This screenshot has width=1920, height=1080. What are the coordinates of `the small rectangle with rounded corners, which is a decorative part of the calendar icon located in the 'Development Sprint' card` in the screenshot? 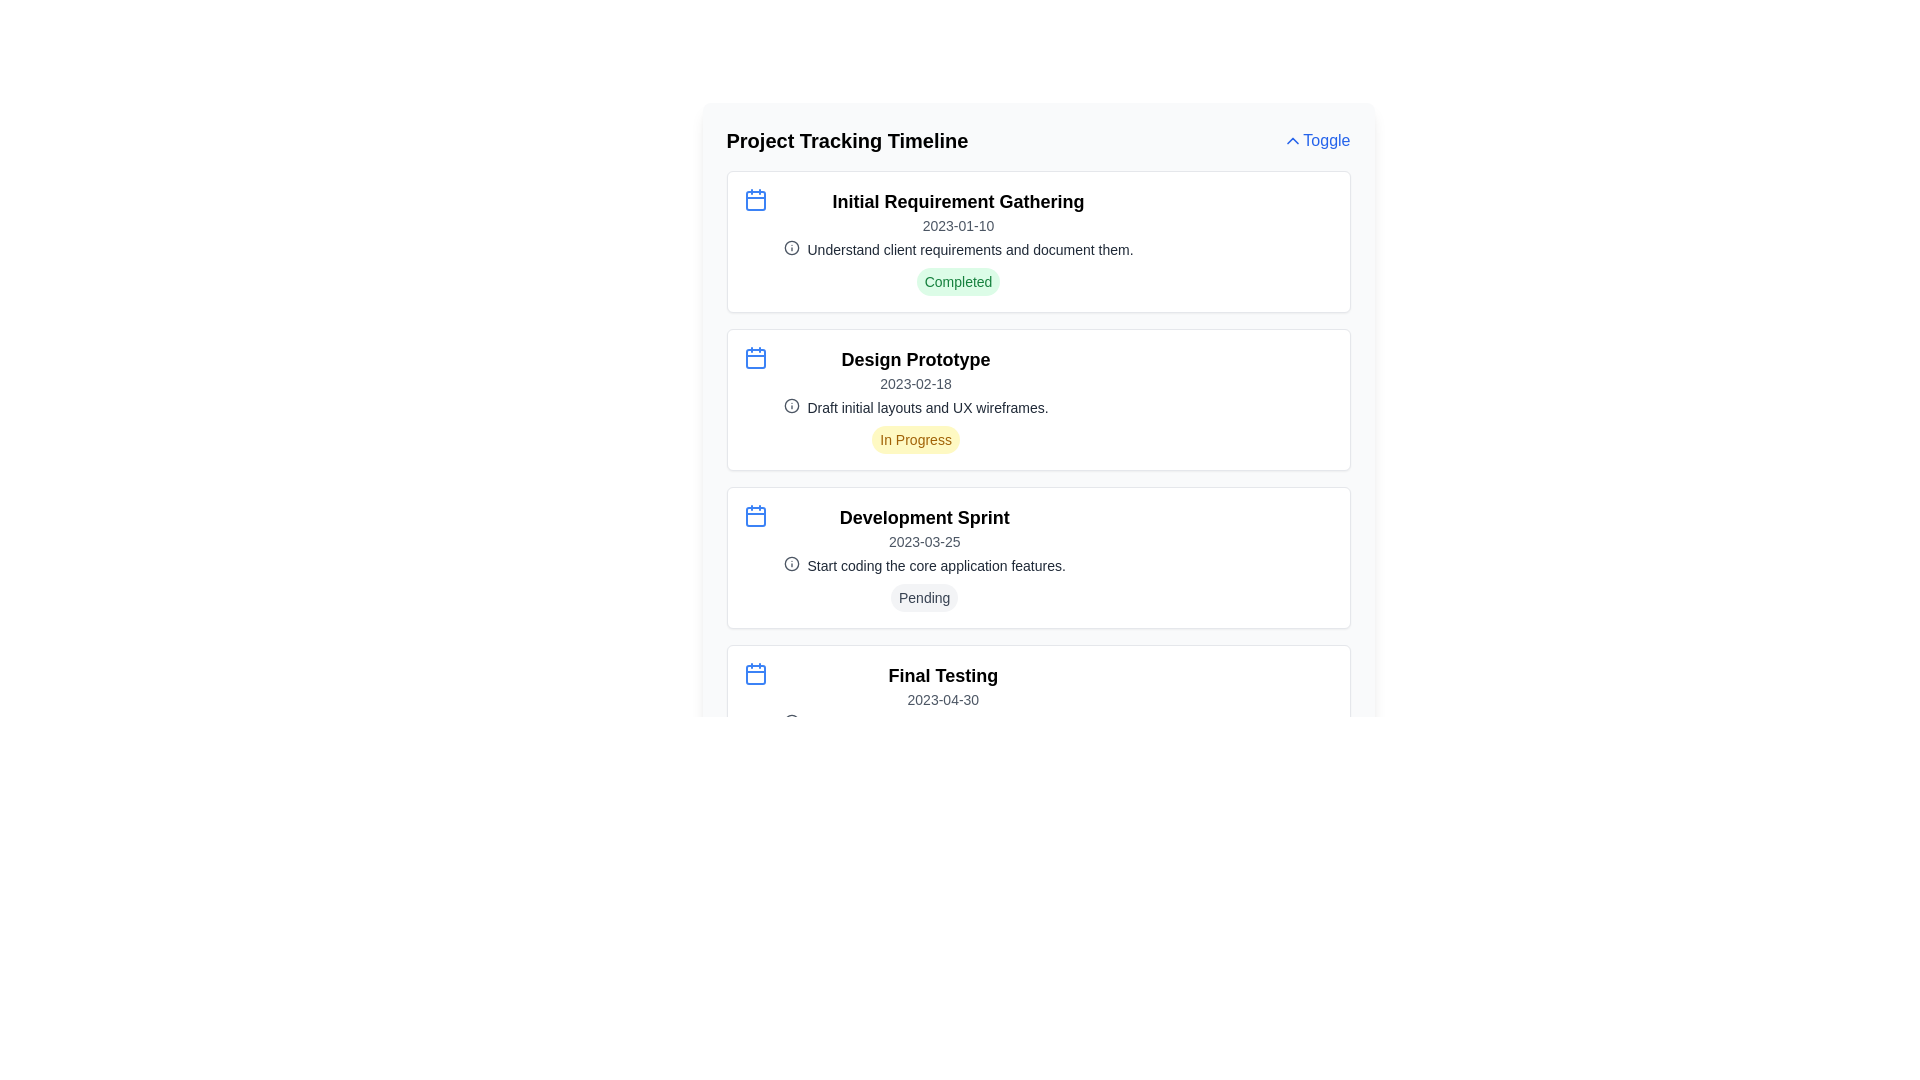 It's located at (754, 515).